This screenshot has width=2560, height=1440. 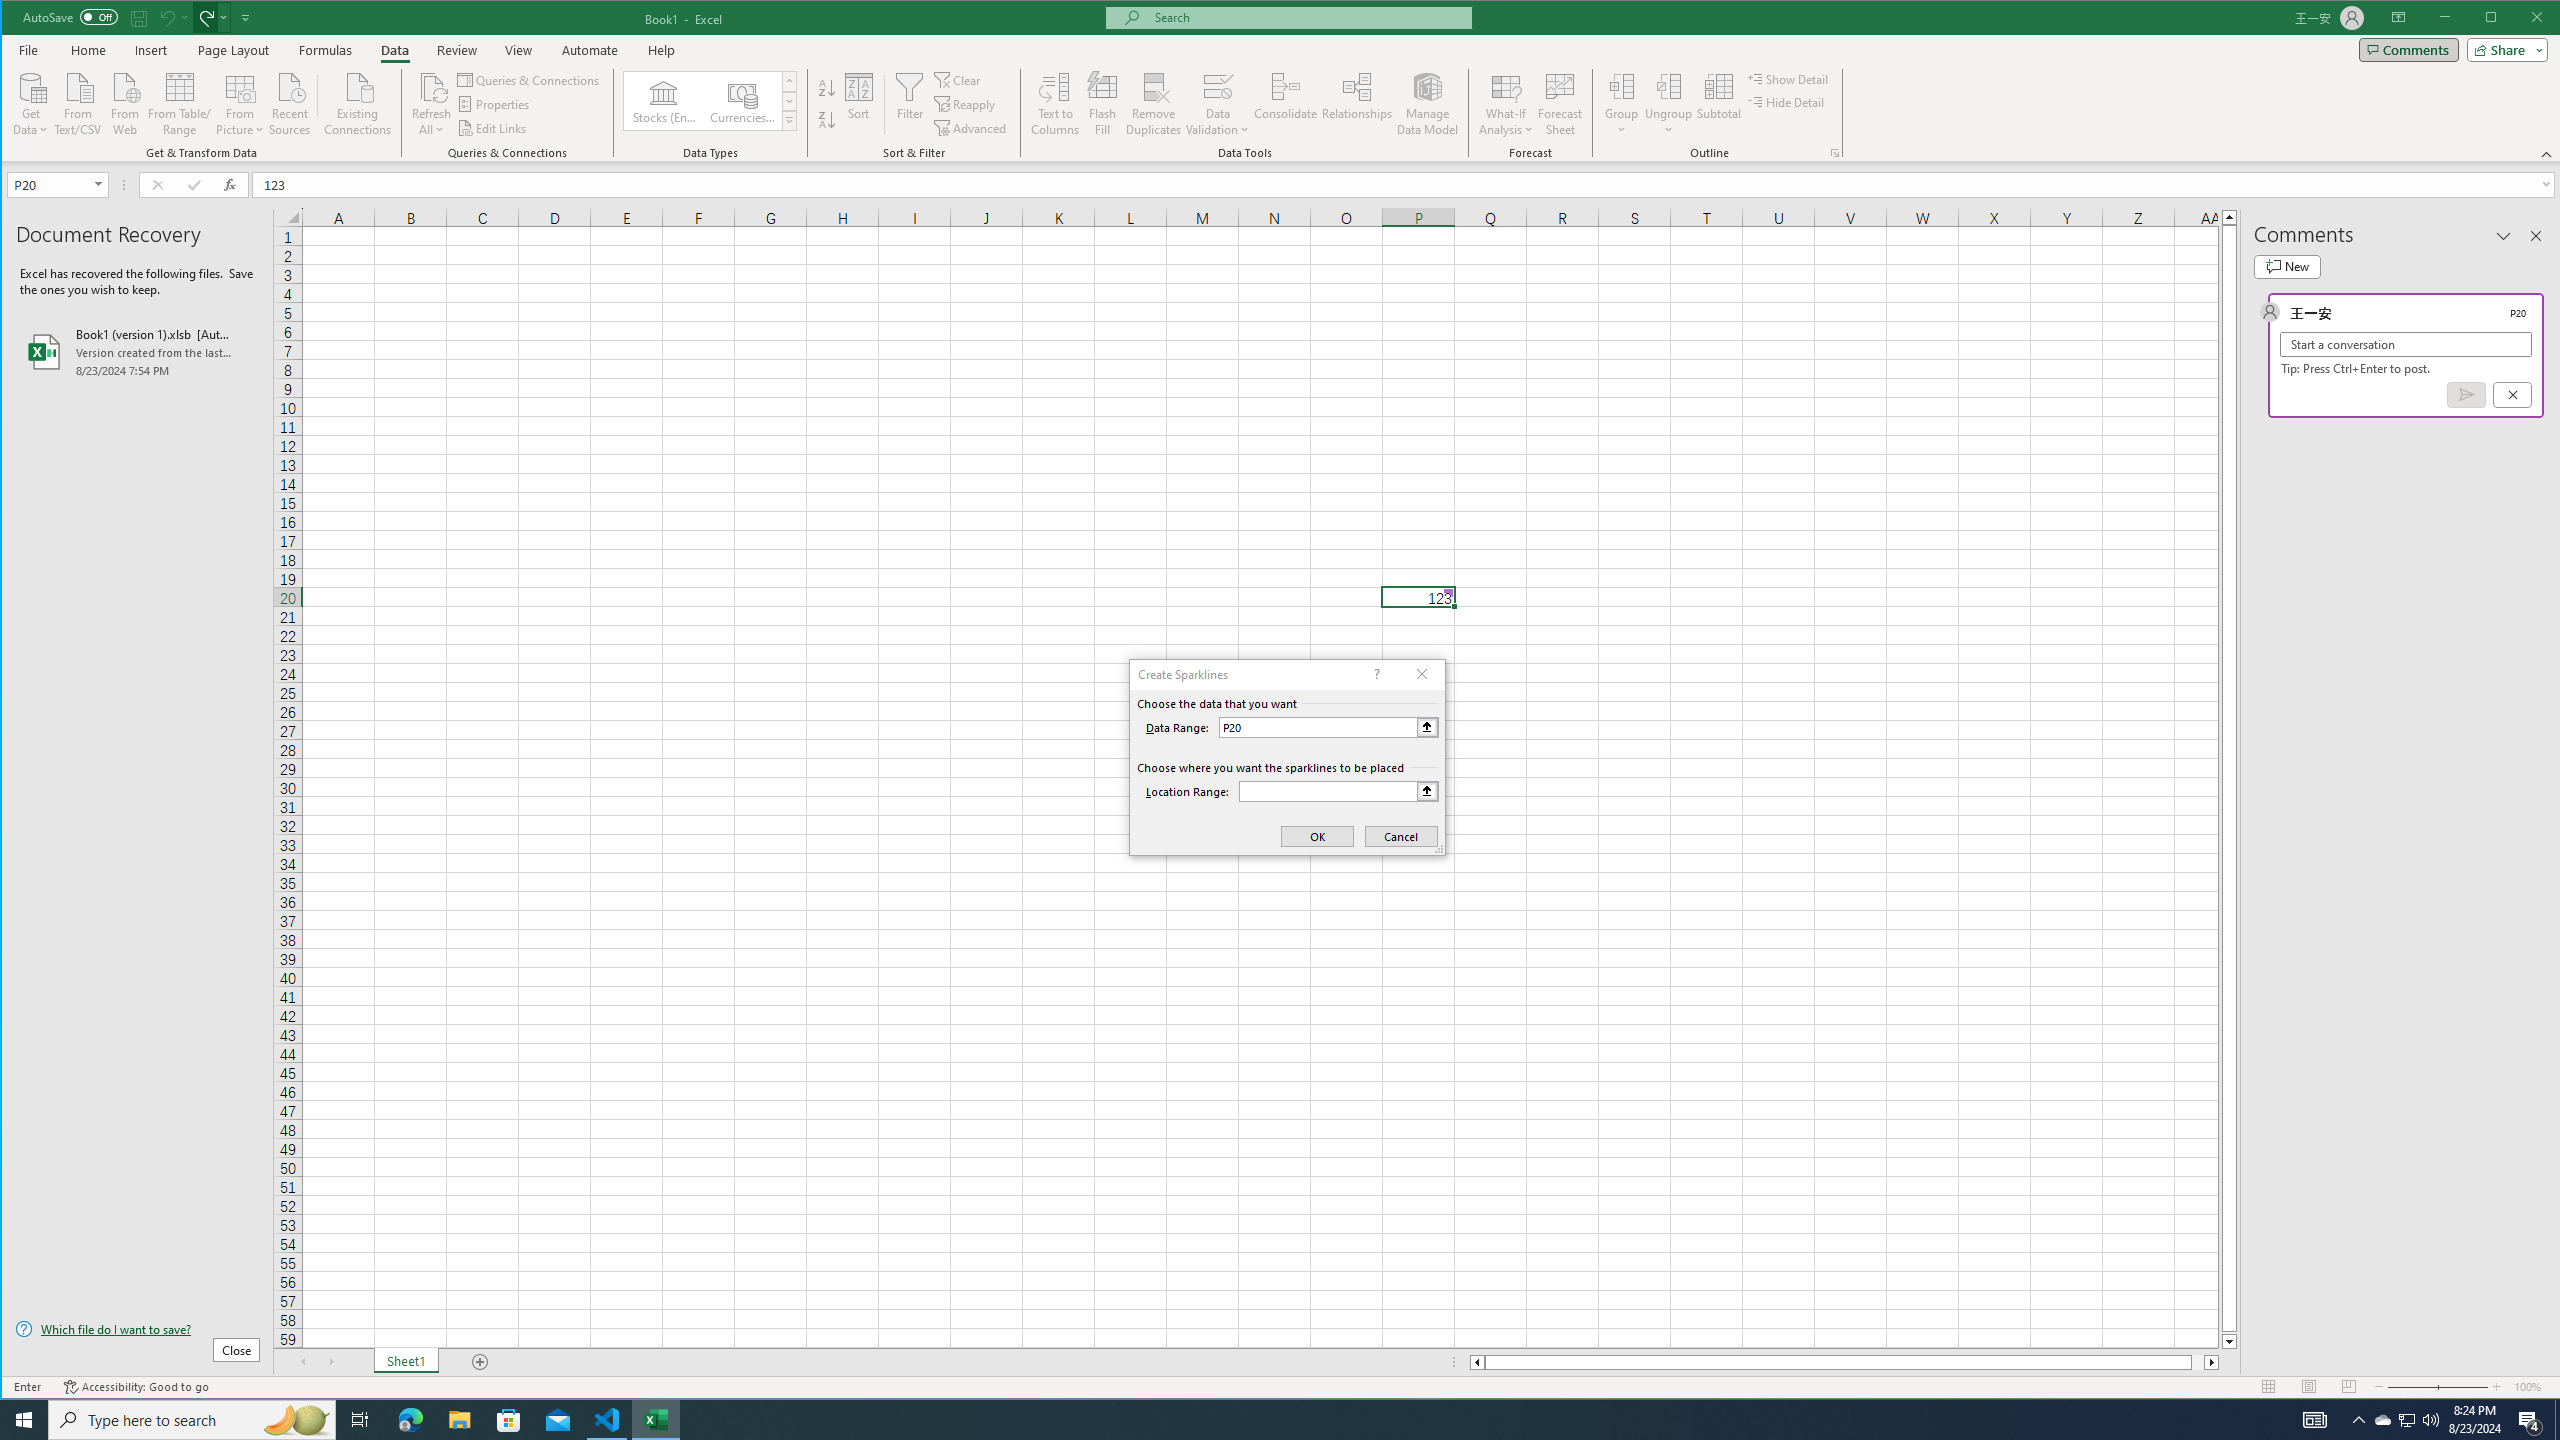 What do you see at coordinates (1357, 103) in the screenshot?
I see `'Relationships'` at bounding box center [1357, 103].